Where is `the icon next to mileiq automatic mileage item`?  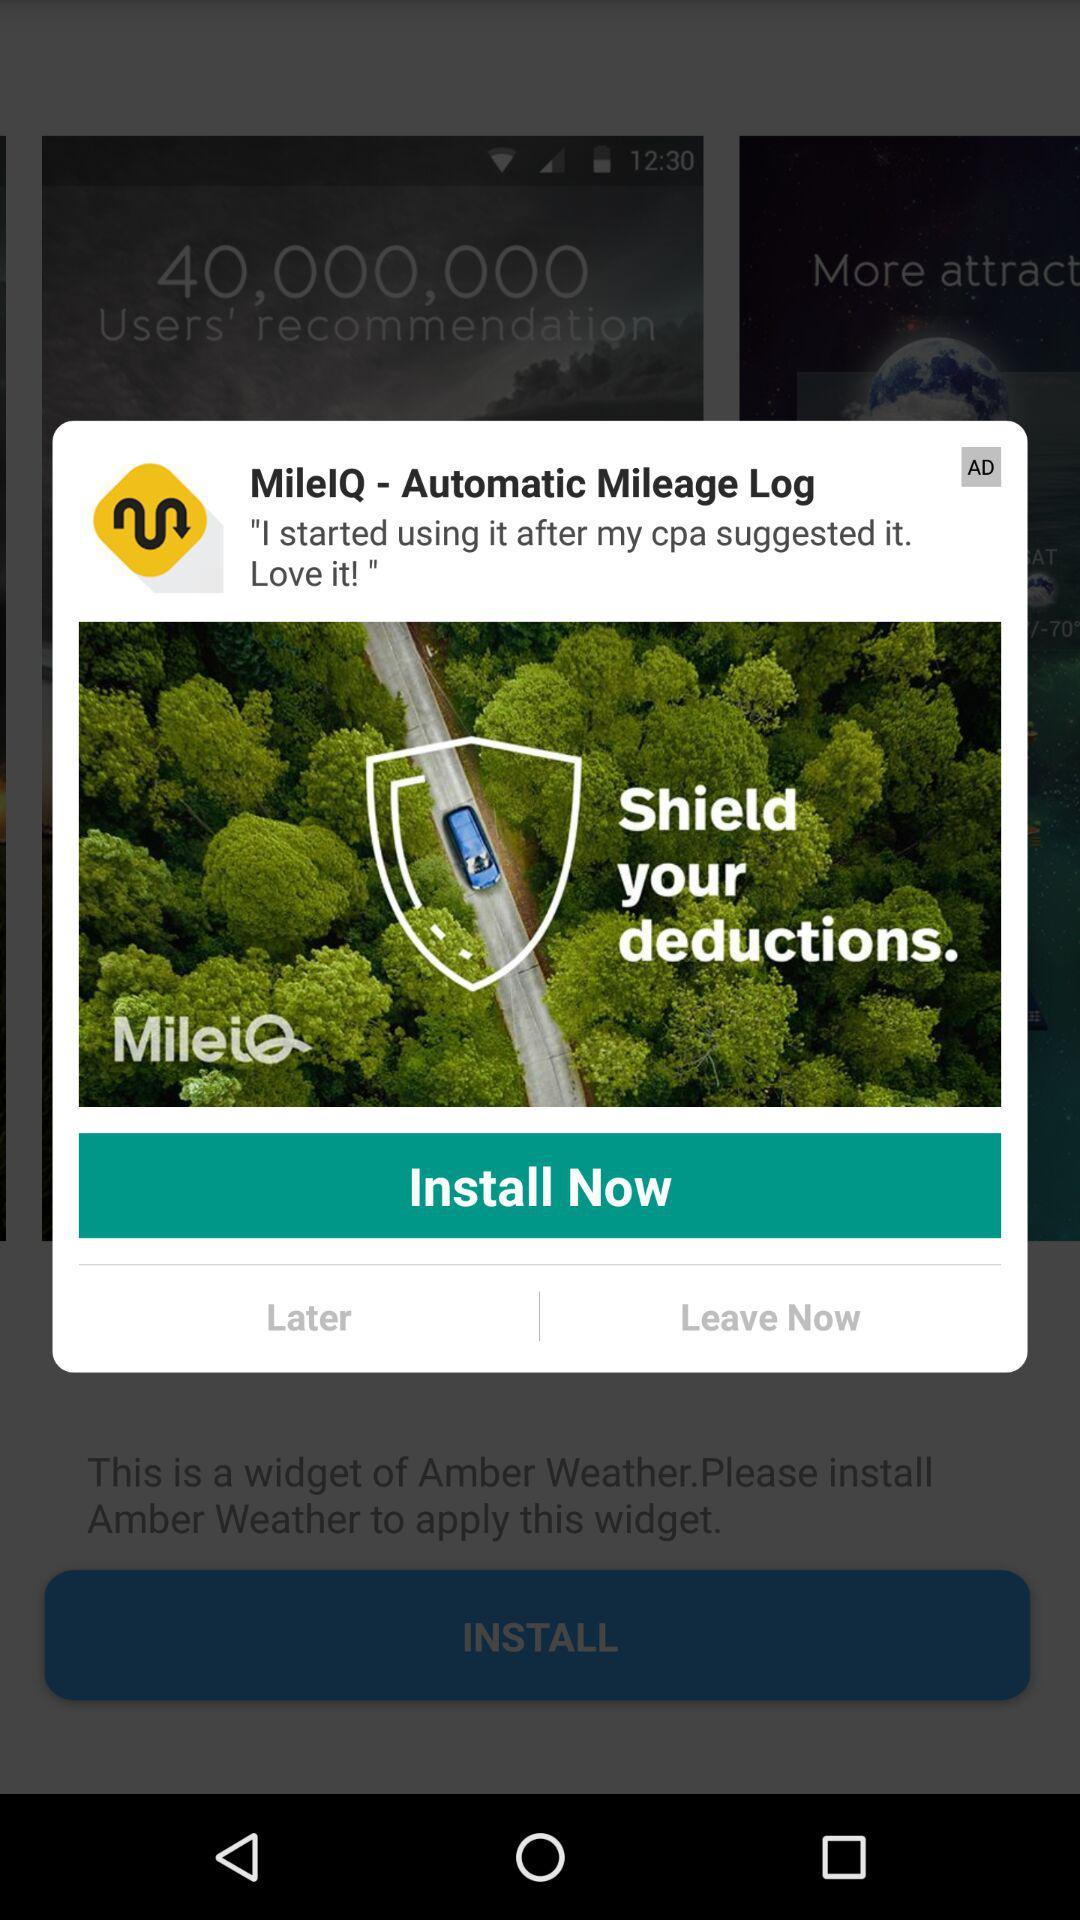 the icon next to mileiq automatic mileage item is located at coordinates (150, 520).